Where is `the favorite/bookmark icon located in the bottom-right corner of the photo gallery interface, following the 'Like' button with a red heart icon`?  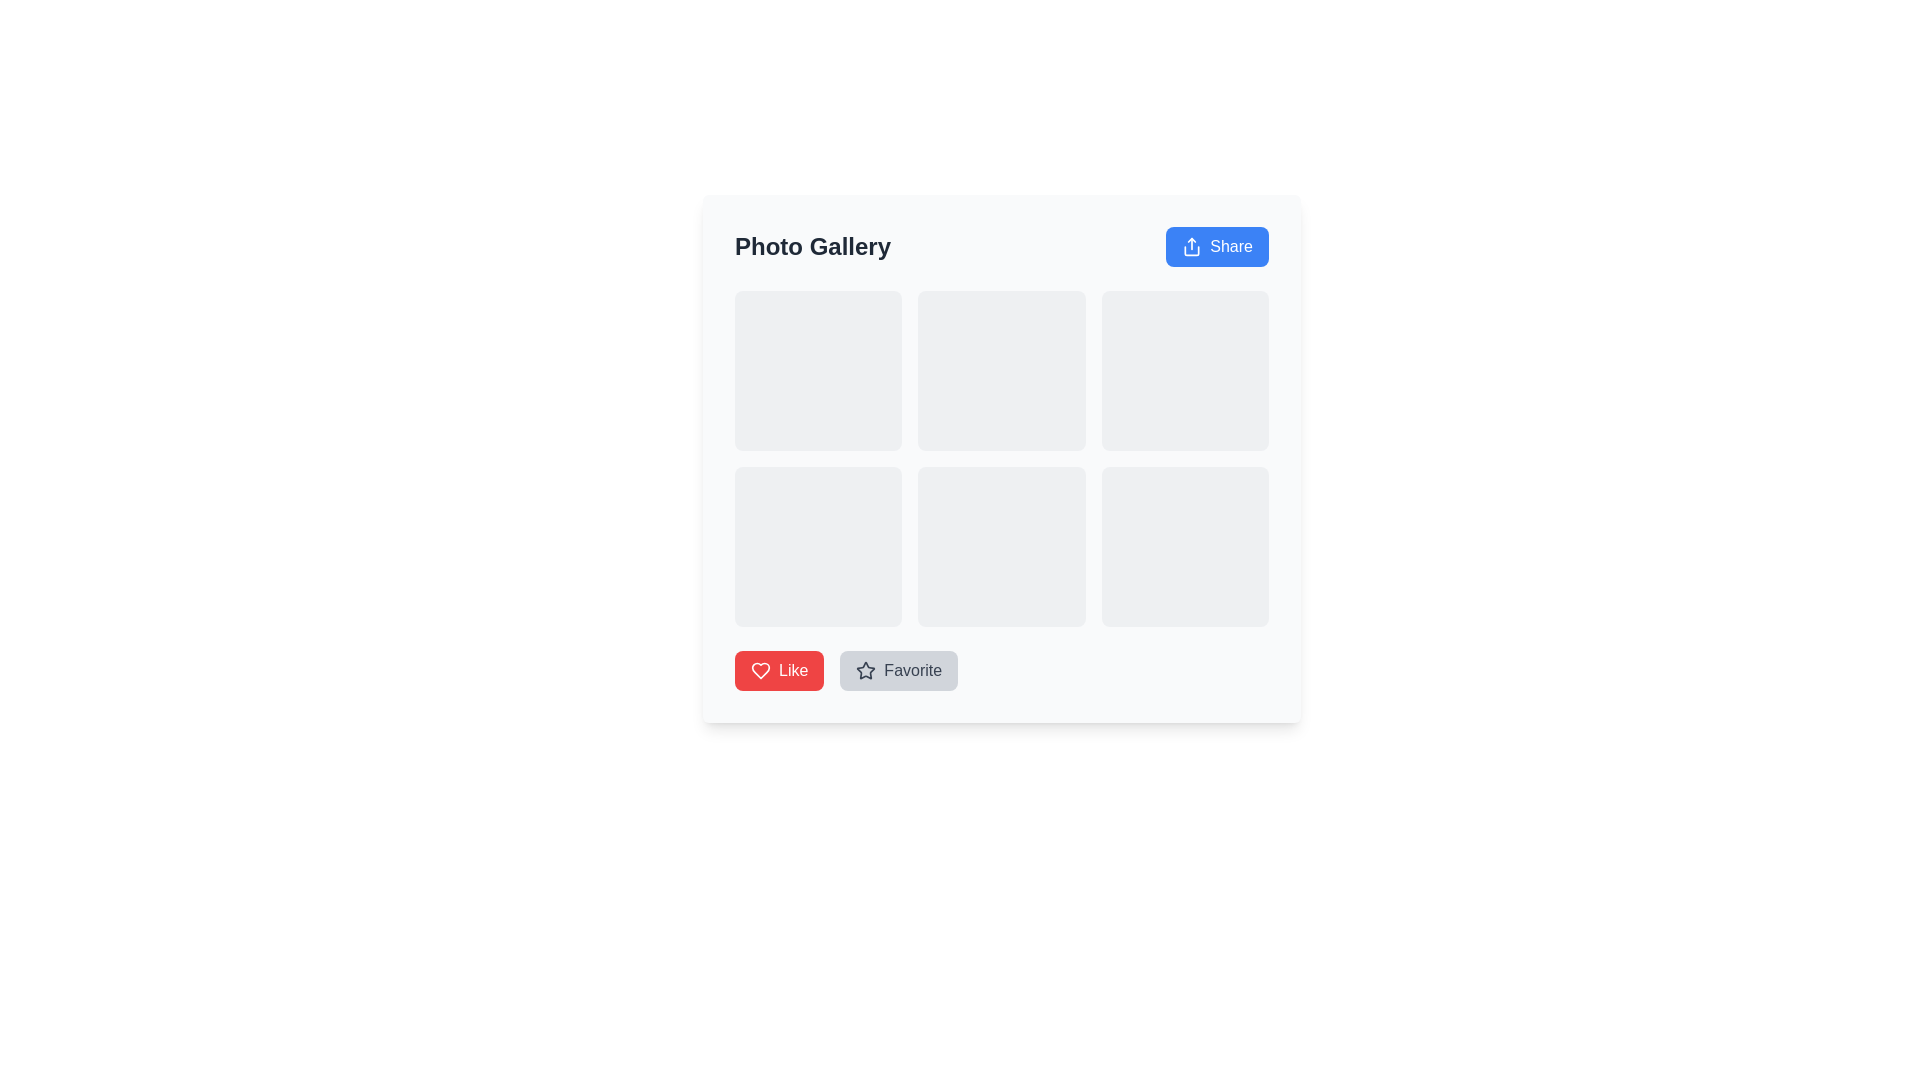
the favorite/bookmark icon located in the bottom-right corner of the photo gallery interface, following the 'Like' button with a red heart icon is located at coordinates (866, 670).